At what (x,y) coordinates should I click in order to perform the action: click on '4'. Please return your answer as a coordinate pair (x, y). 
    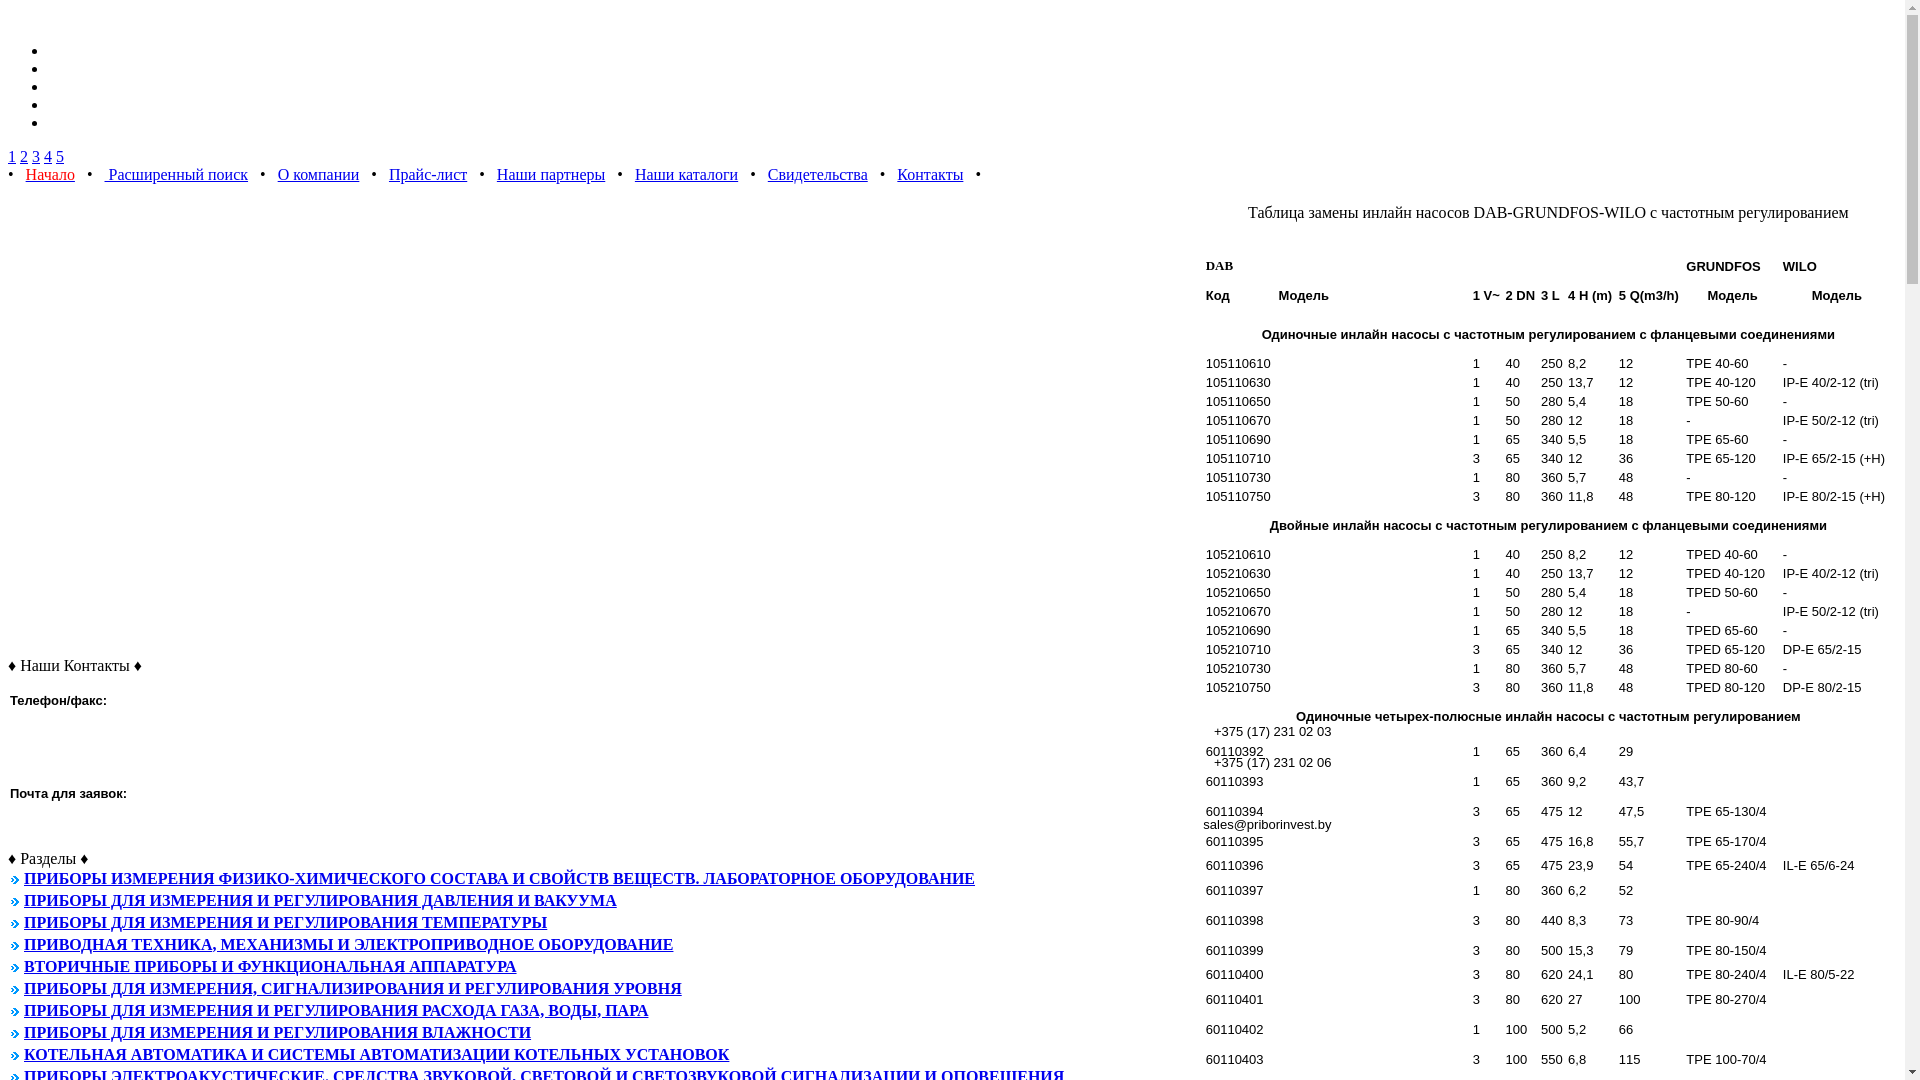
    Looking at the image, I should click on (48, 155).